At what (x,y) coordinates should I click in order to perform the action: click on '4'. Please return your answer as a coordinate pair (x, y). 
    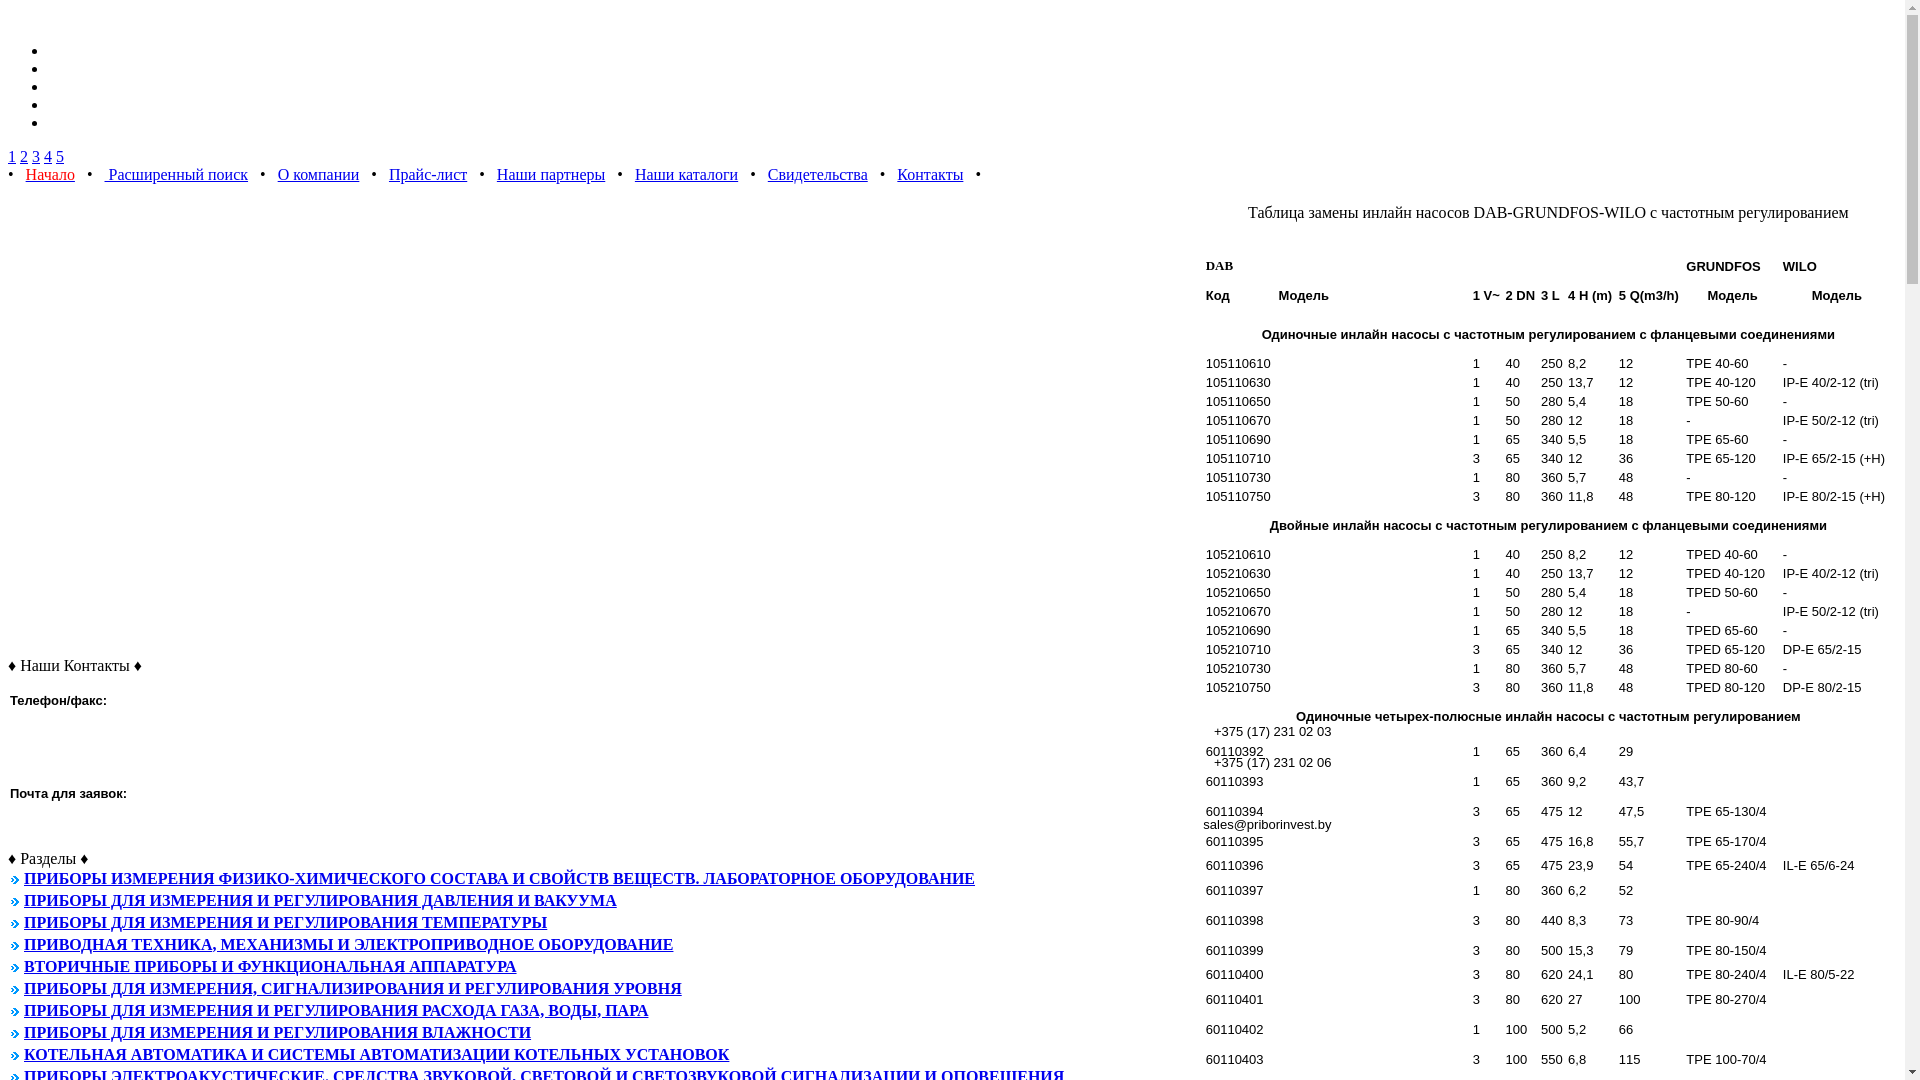
    Looking at the image, I should click on (48, 155).